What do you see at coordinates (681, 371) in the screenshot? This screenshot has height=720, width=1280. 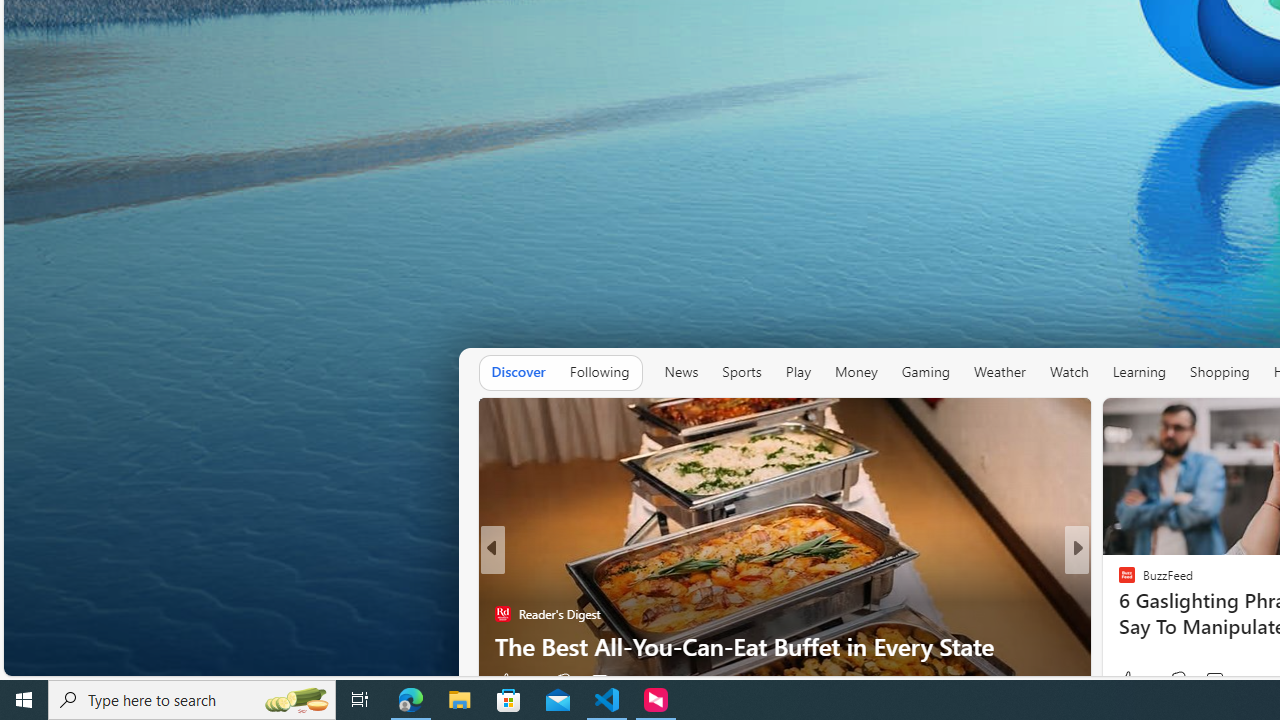 I see `'News'` at bounding box center [681, 371].